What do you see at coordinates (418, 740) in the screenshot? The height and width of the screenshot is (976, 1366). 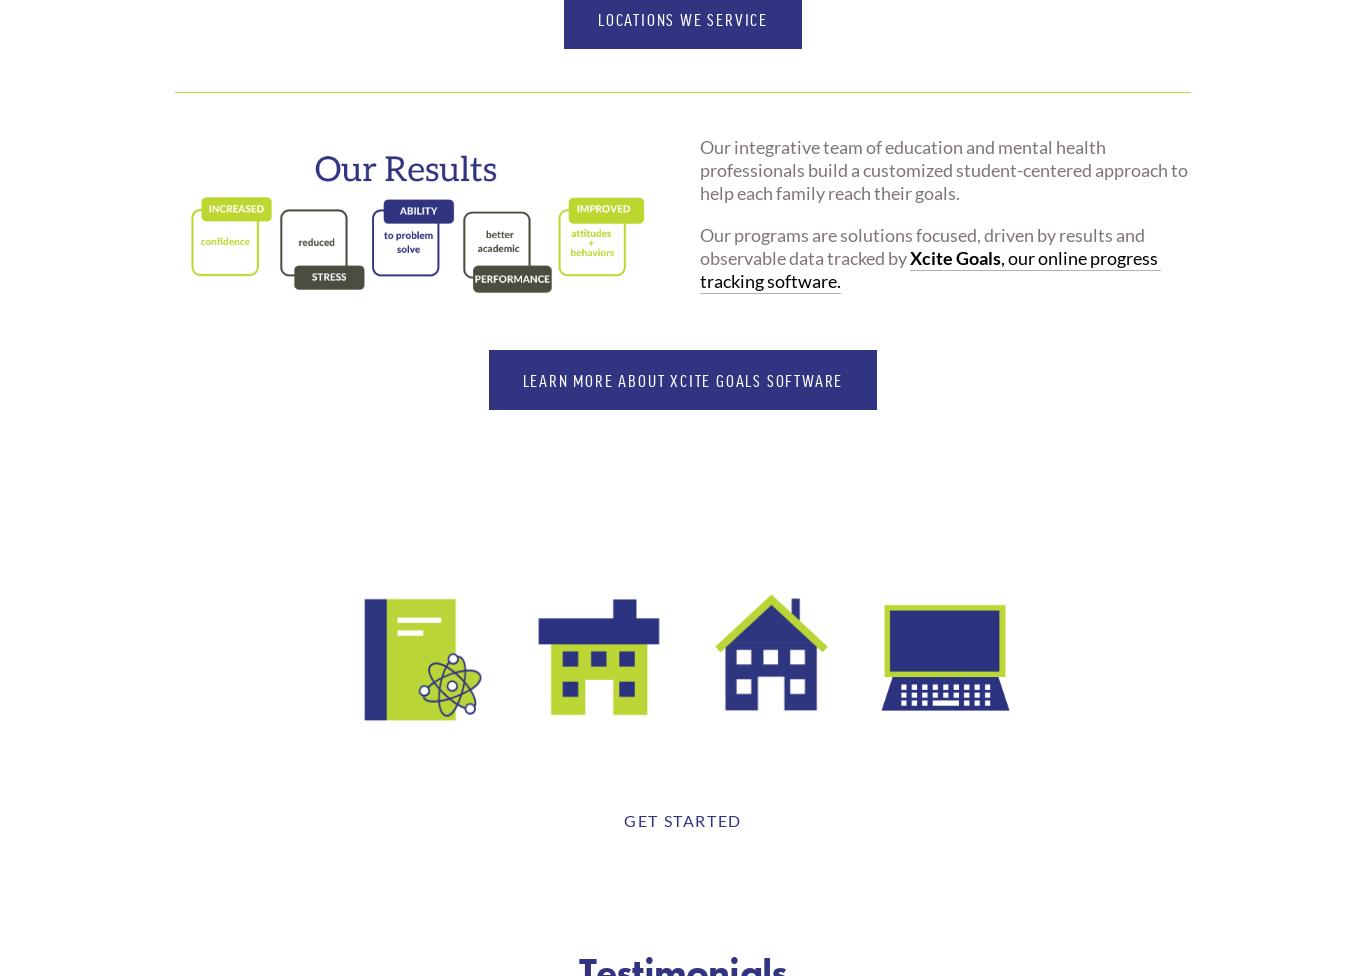 I see `'SCHOOL'` at bounding box center [418, 740].